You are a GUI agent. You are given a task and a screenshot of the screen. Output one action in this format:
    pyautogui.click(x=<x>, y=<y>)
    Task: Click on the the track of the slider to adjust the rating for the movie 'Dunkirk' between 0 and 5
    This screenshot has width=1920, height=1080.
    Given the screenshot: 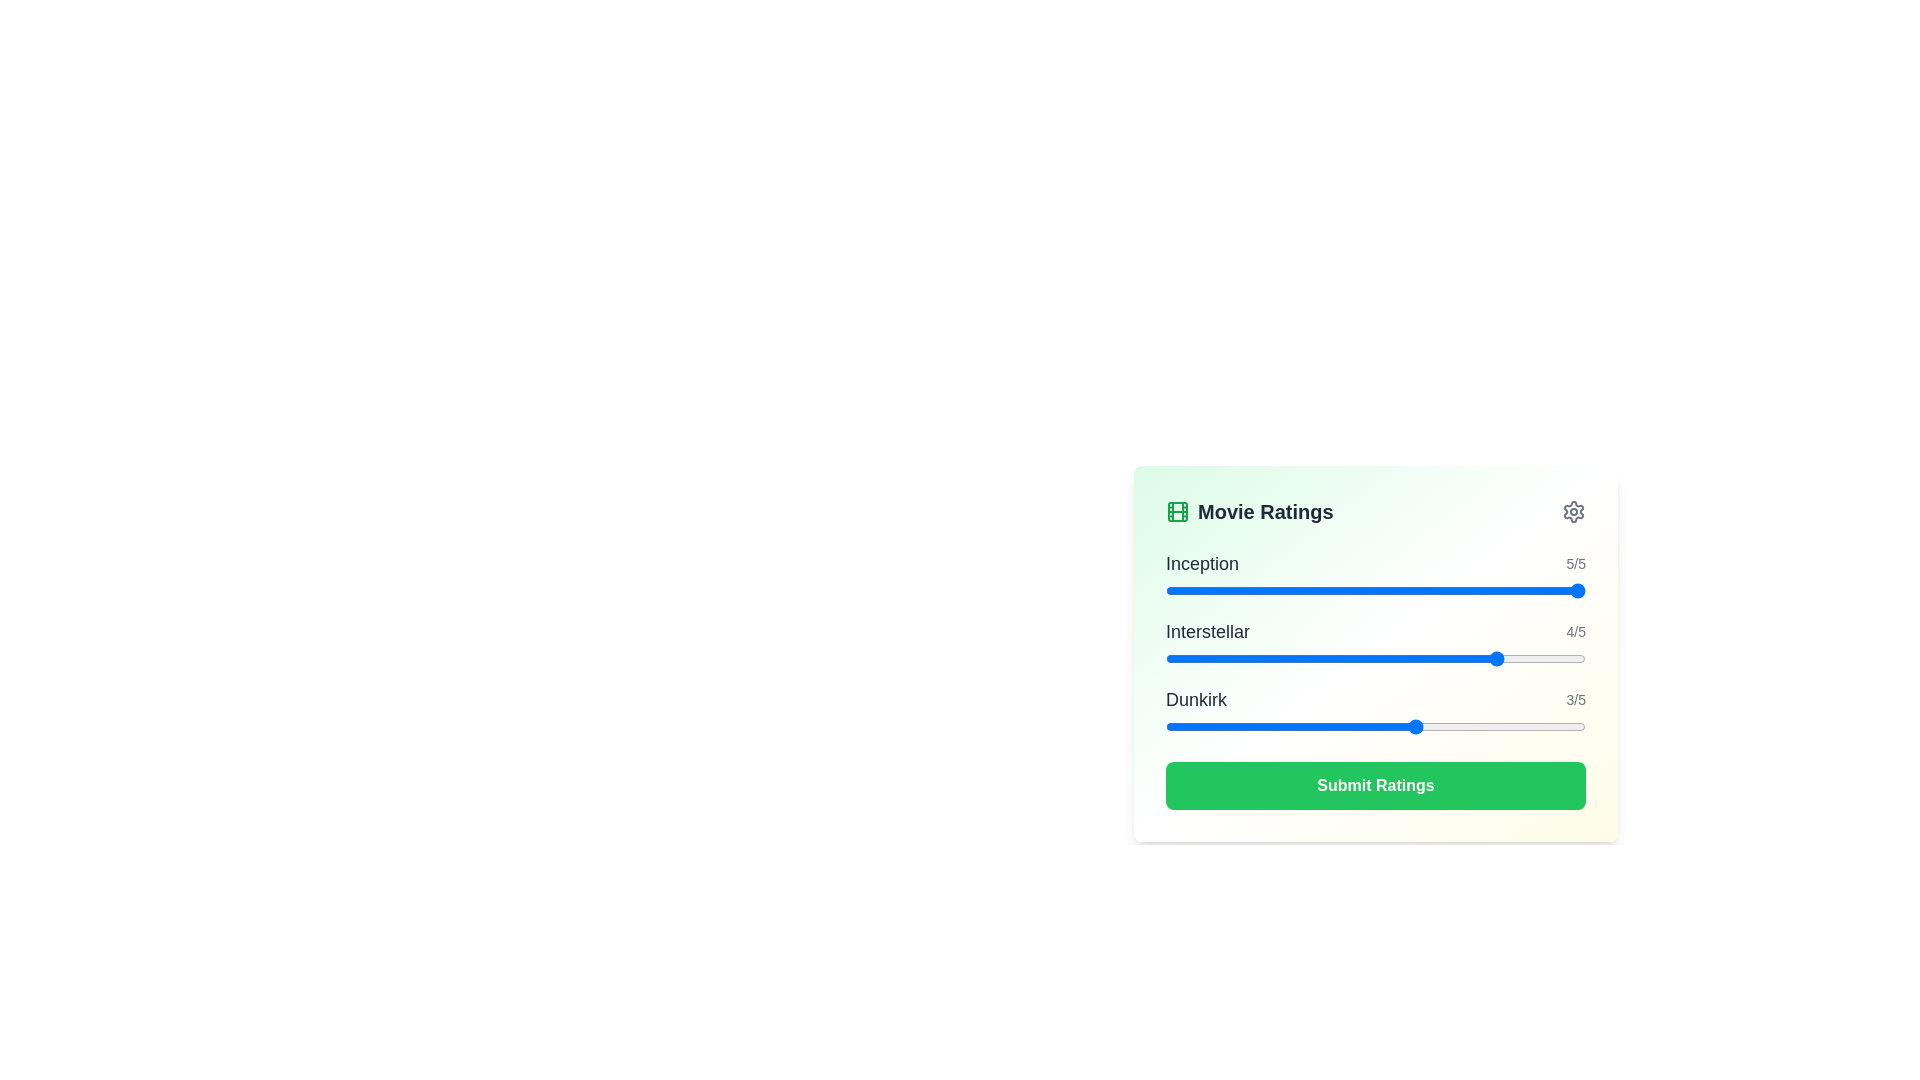 What is the action you would take?
    pyautogui.click(x=1375, y=726)
    